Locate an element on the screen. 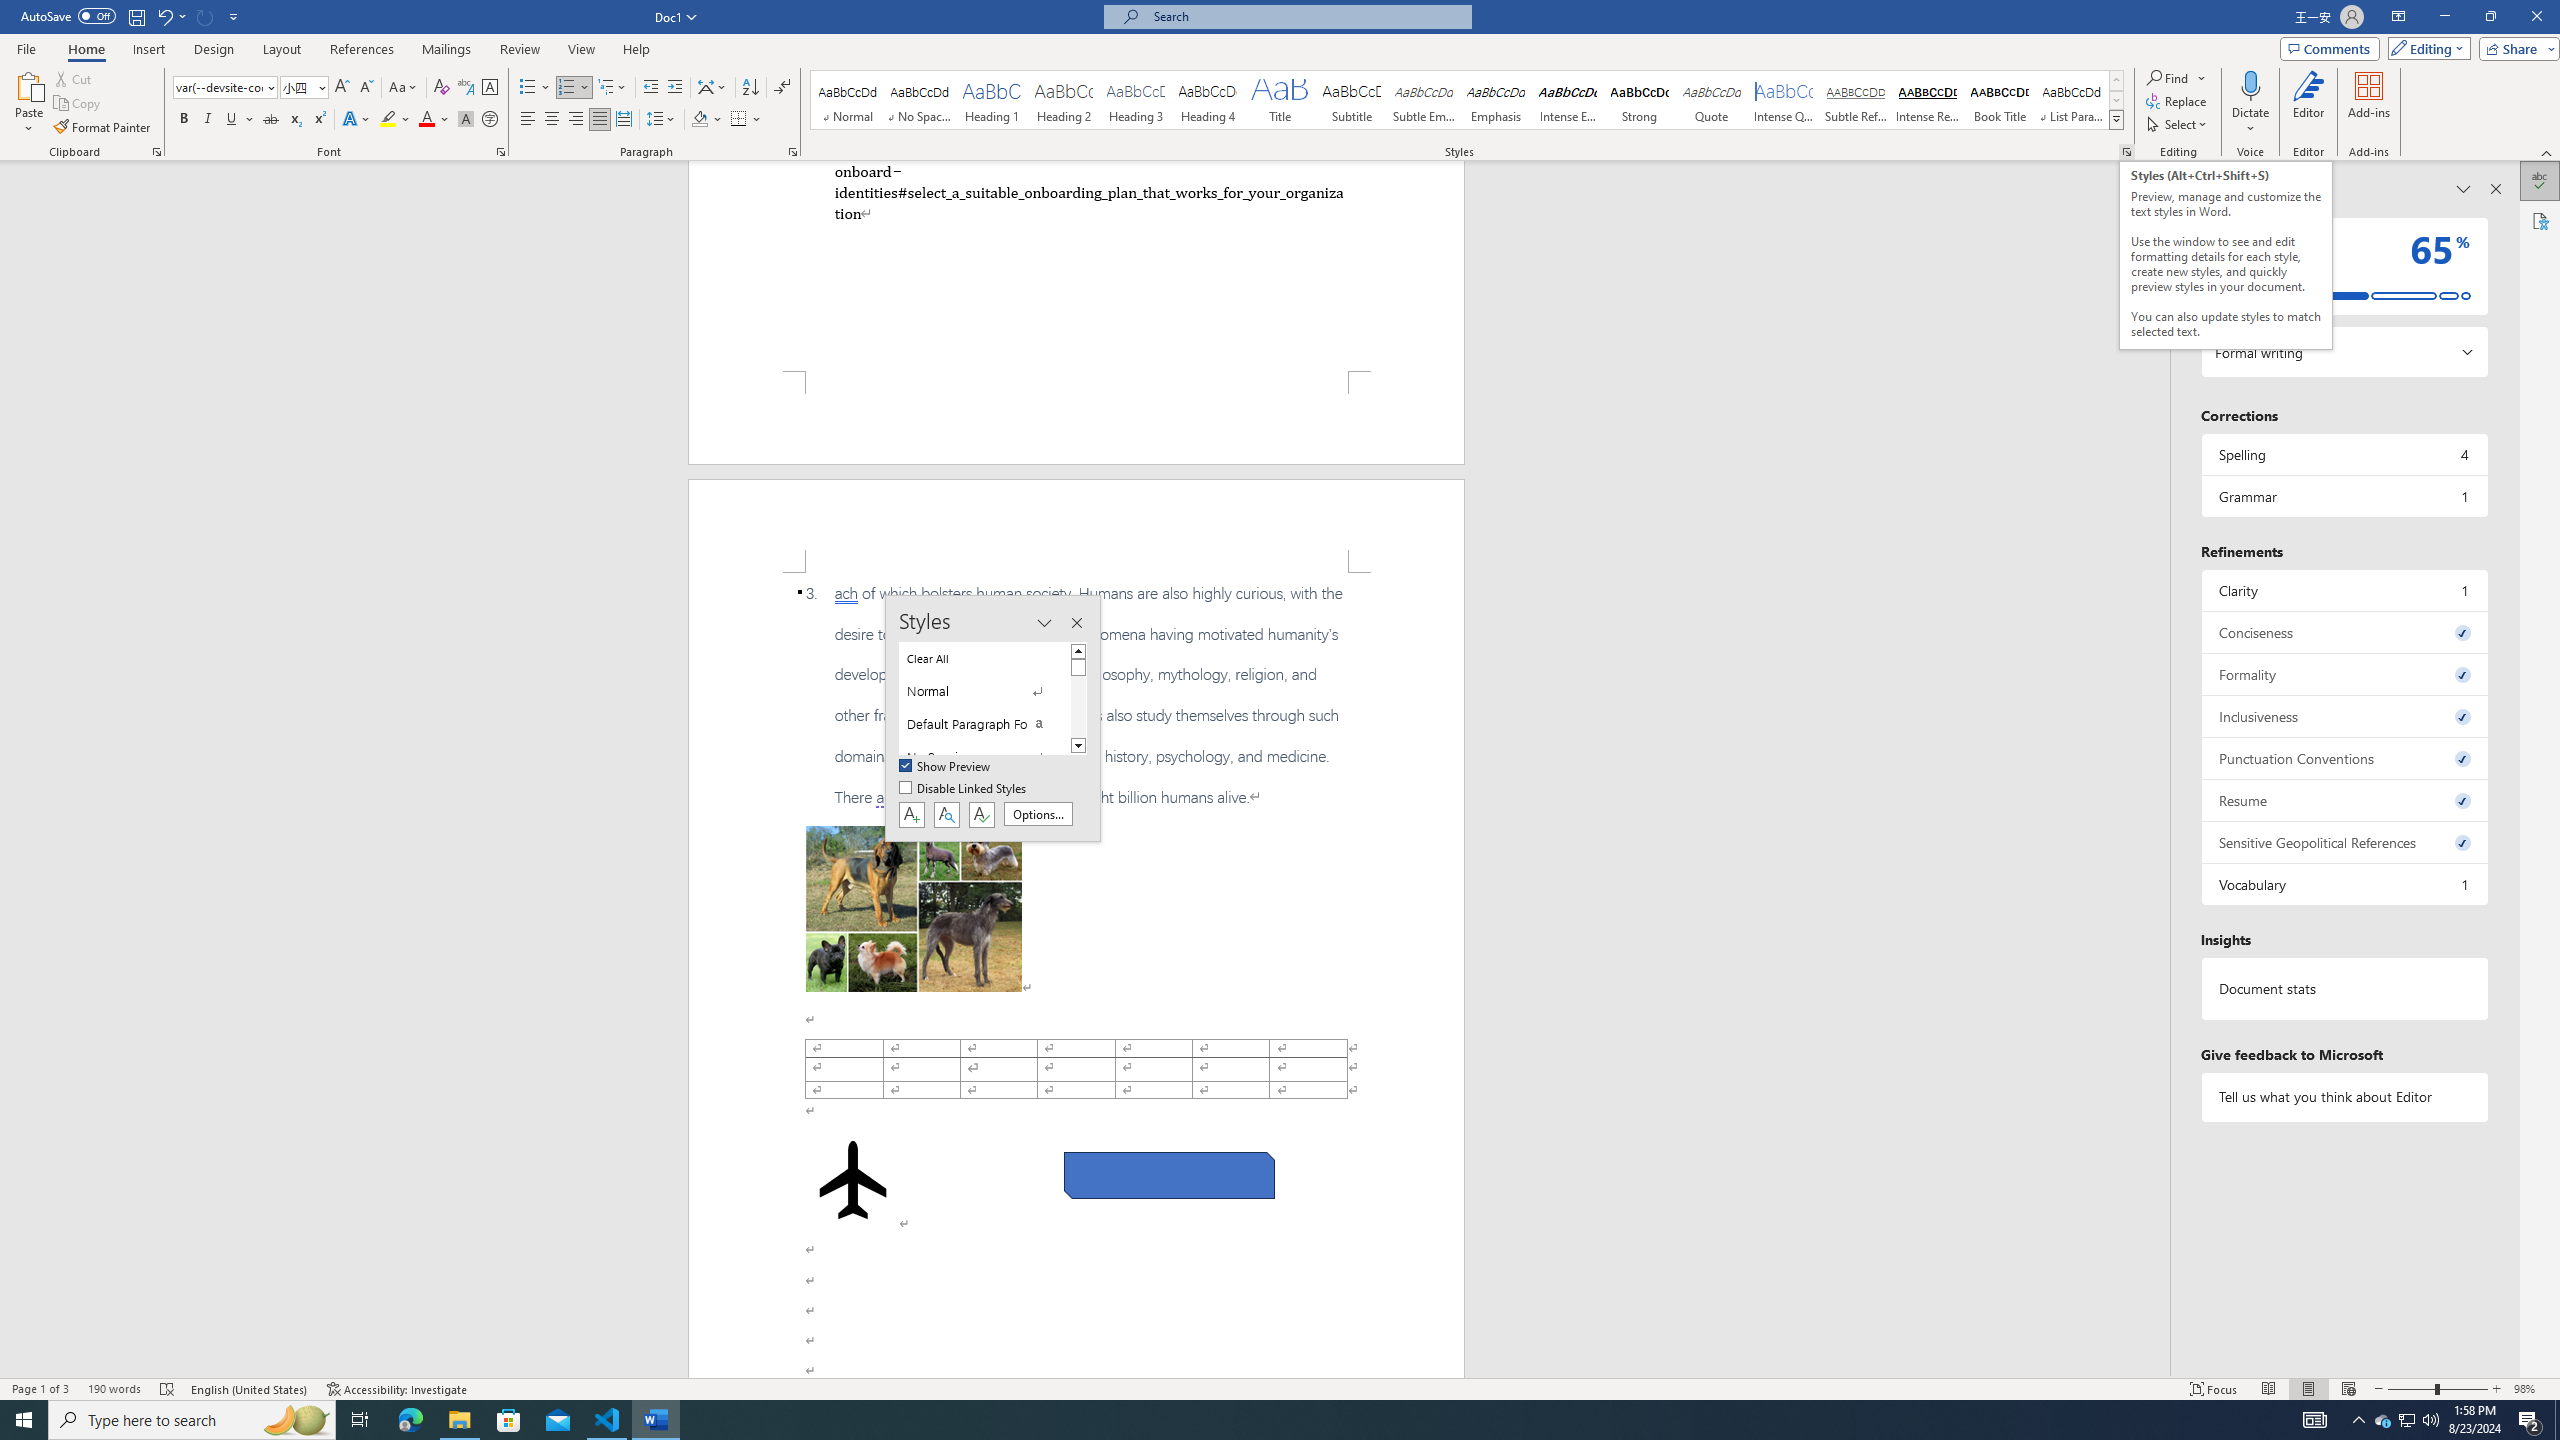 The width and height of the screenshot is (2560, 1440). 'Change Case' is located at coordinates (403, 87).